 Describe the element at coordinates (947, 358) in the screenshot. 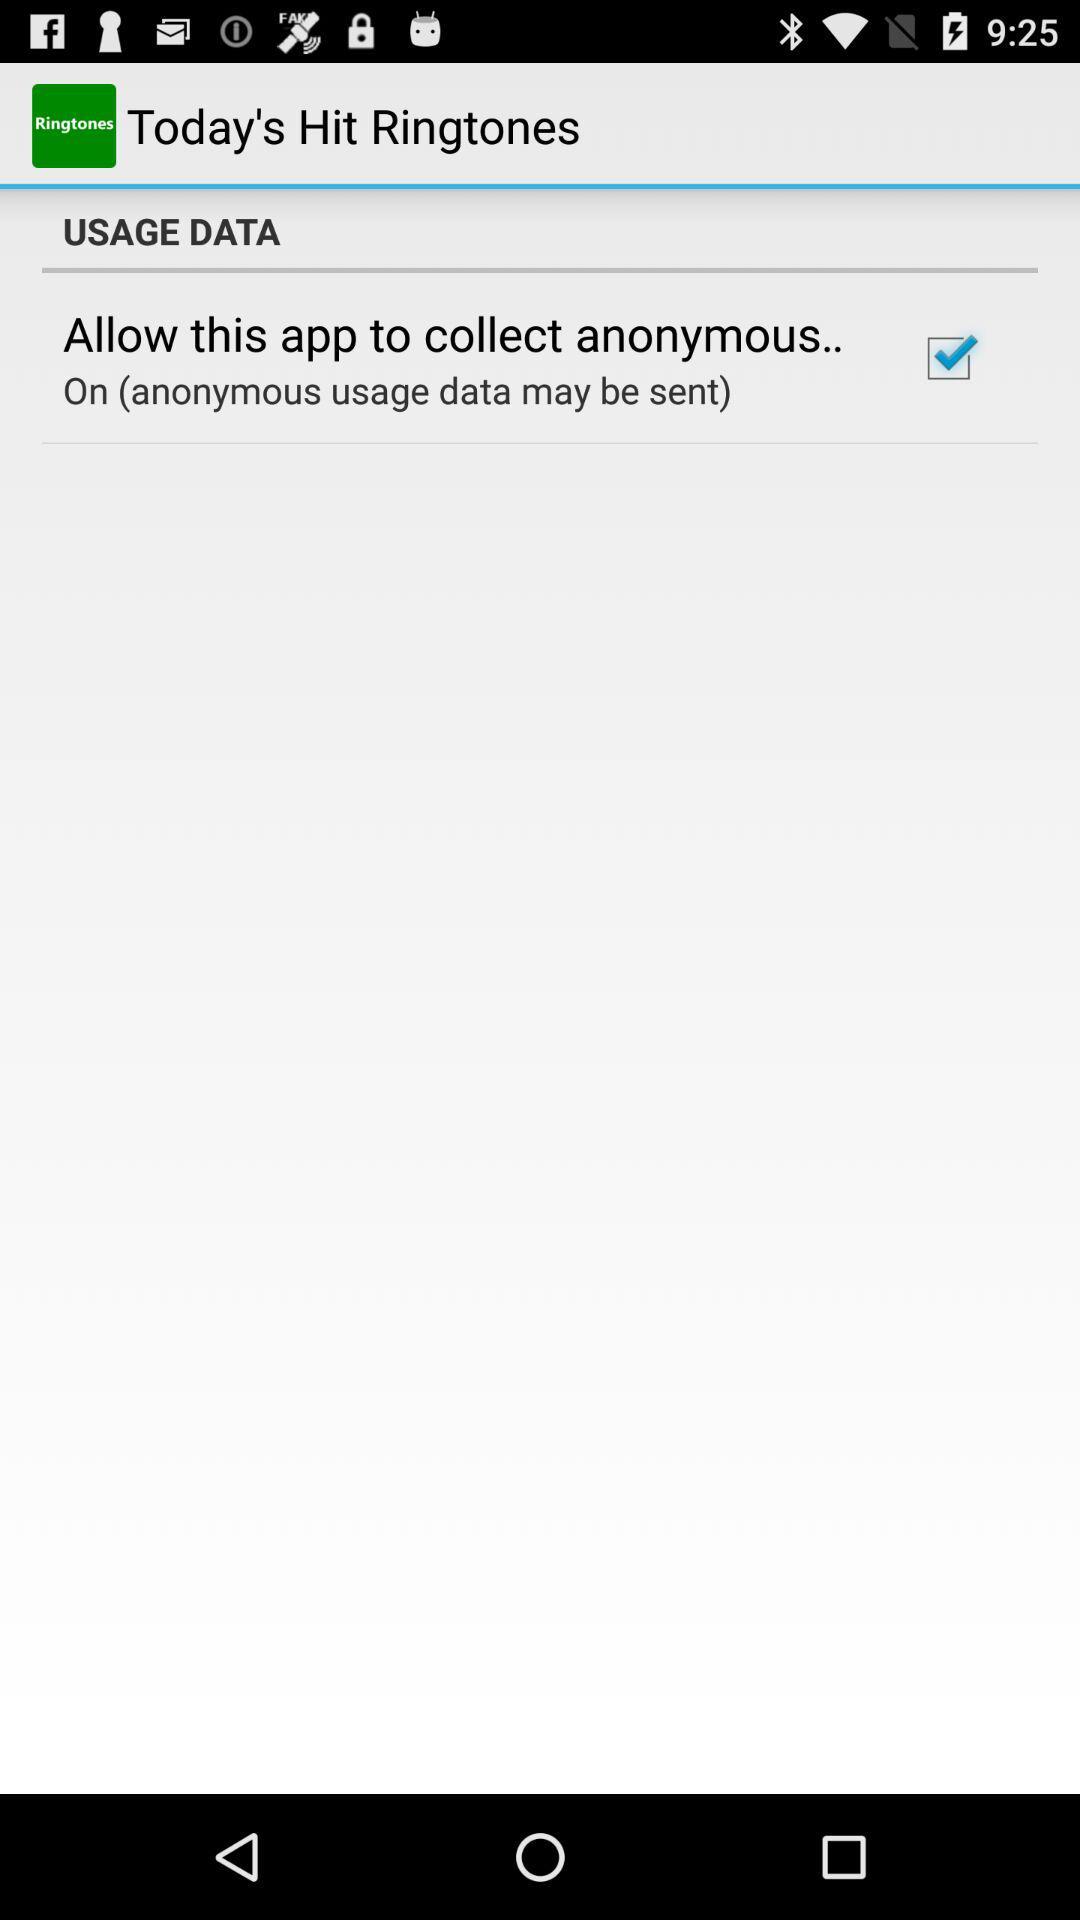

I see `icon next to allow this app` at that location.